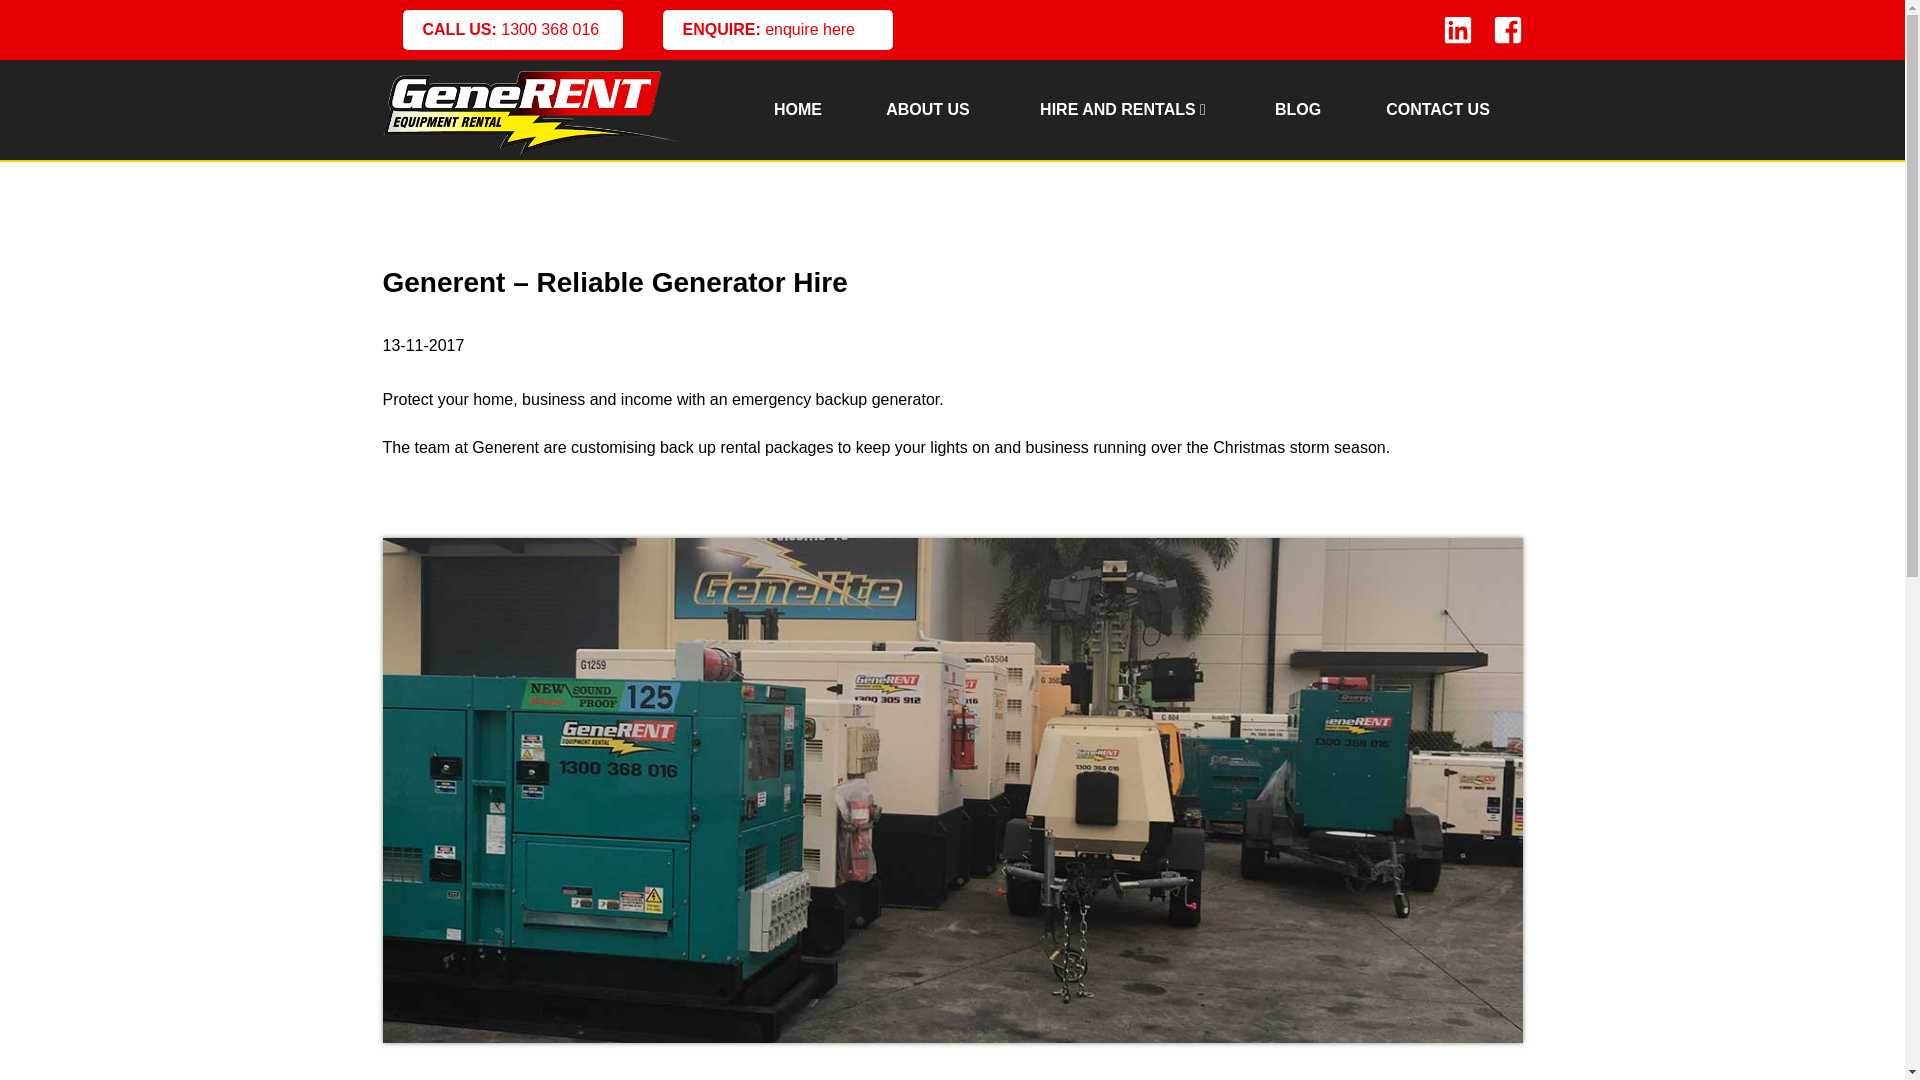 This screenshot has width=1920, height=1080. What do you see at coordinates (925, 110) in the screenshot?
I see `'ABOUT US'` at bounding box center [925, 110].